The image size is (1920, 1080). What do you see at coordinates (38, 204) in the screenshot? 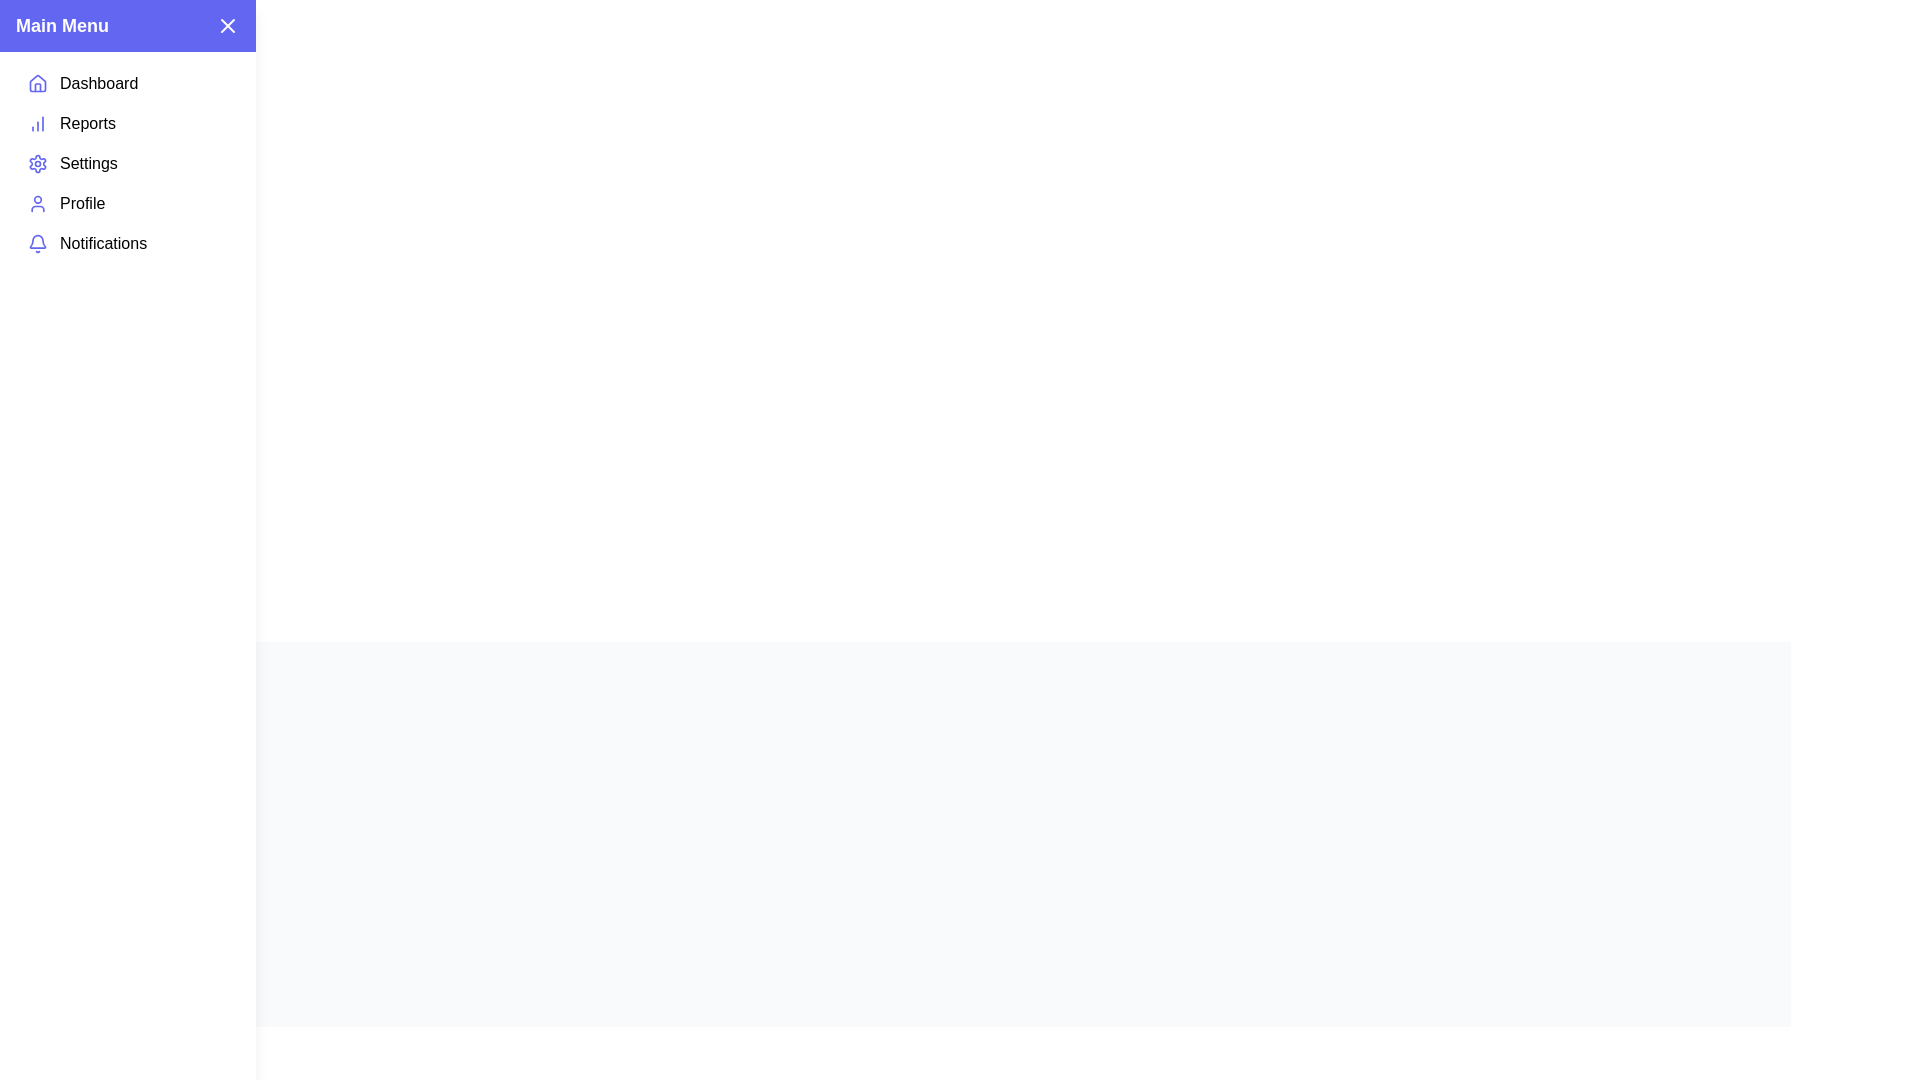
I see `the user icon with a light blue stroke color located in the 'Profile' section of the left-side navigation menu` at bounding box center [38, 204].